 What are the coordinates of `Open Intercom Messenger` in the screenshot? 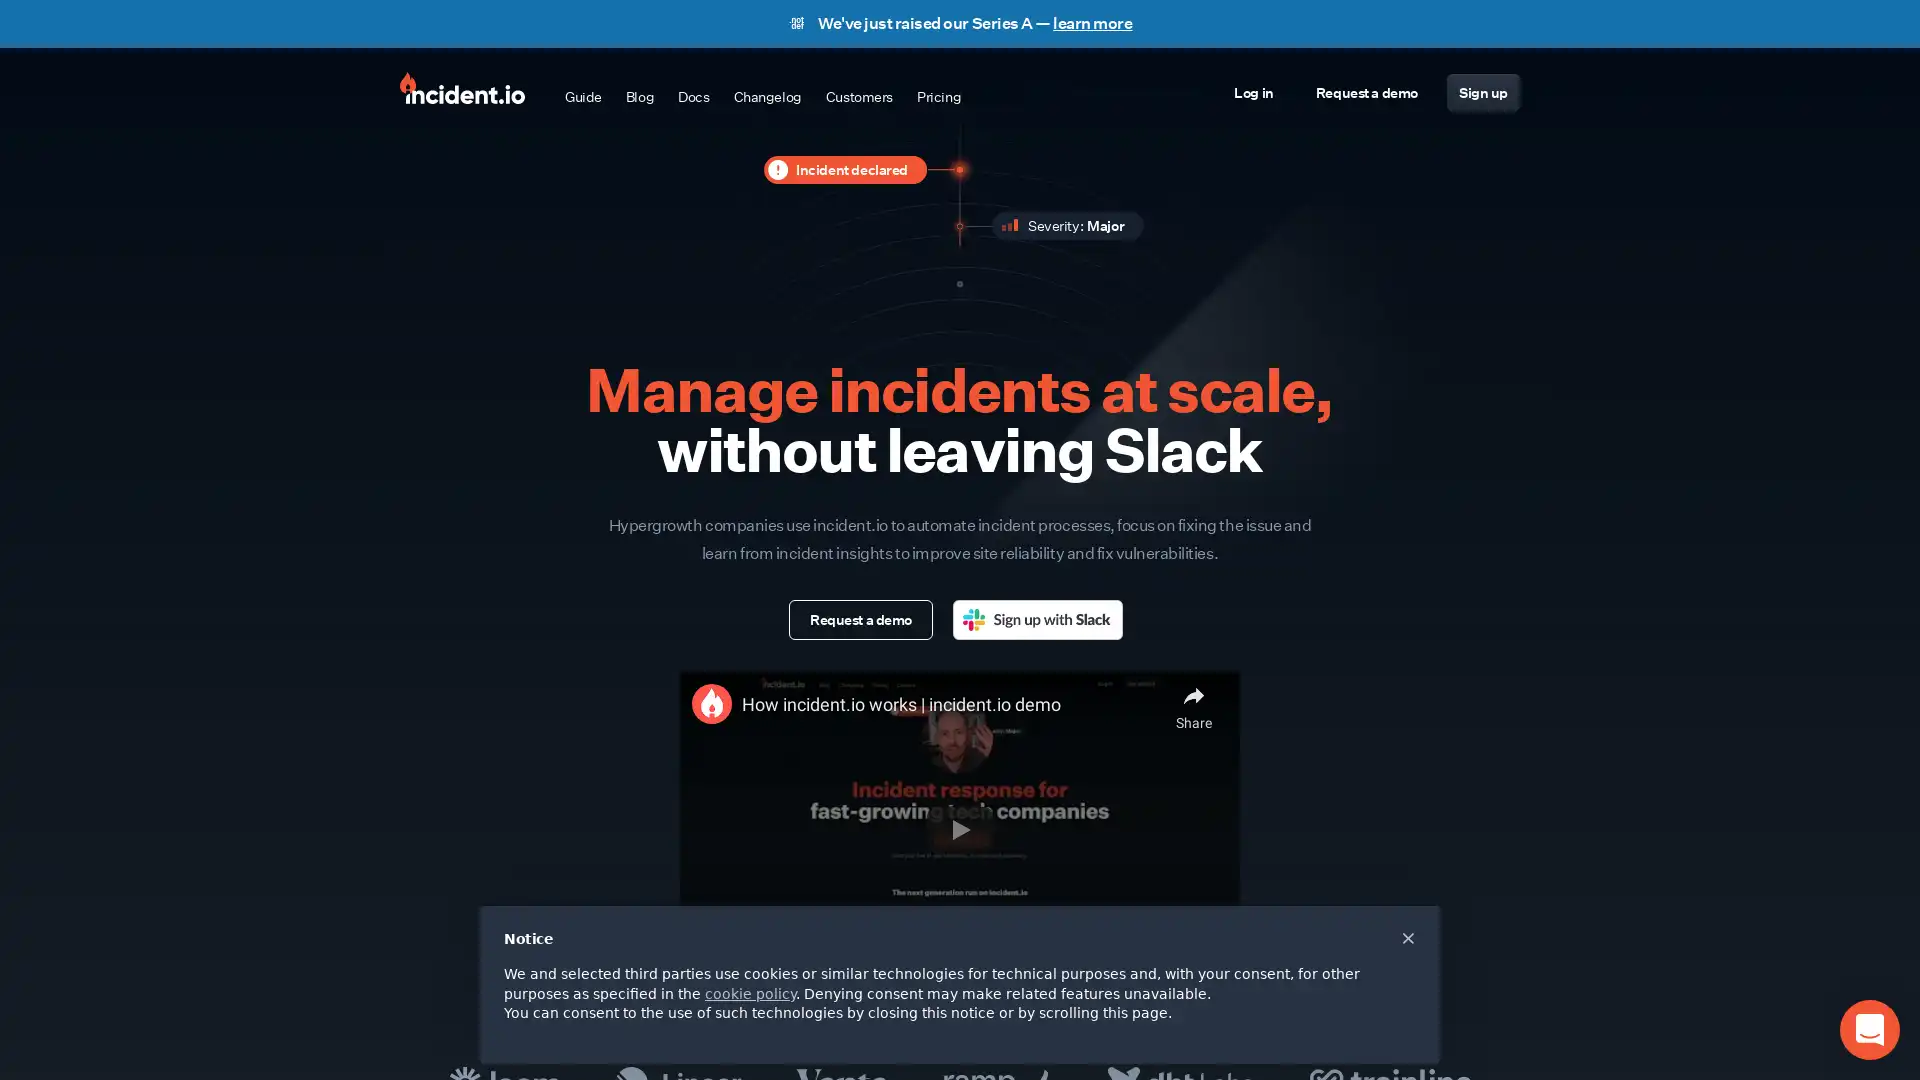 It's located at (1869, 1029).